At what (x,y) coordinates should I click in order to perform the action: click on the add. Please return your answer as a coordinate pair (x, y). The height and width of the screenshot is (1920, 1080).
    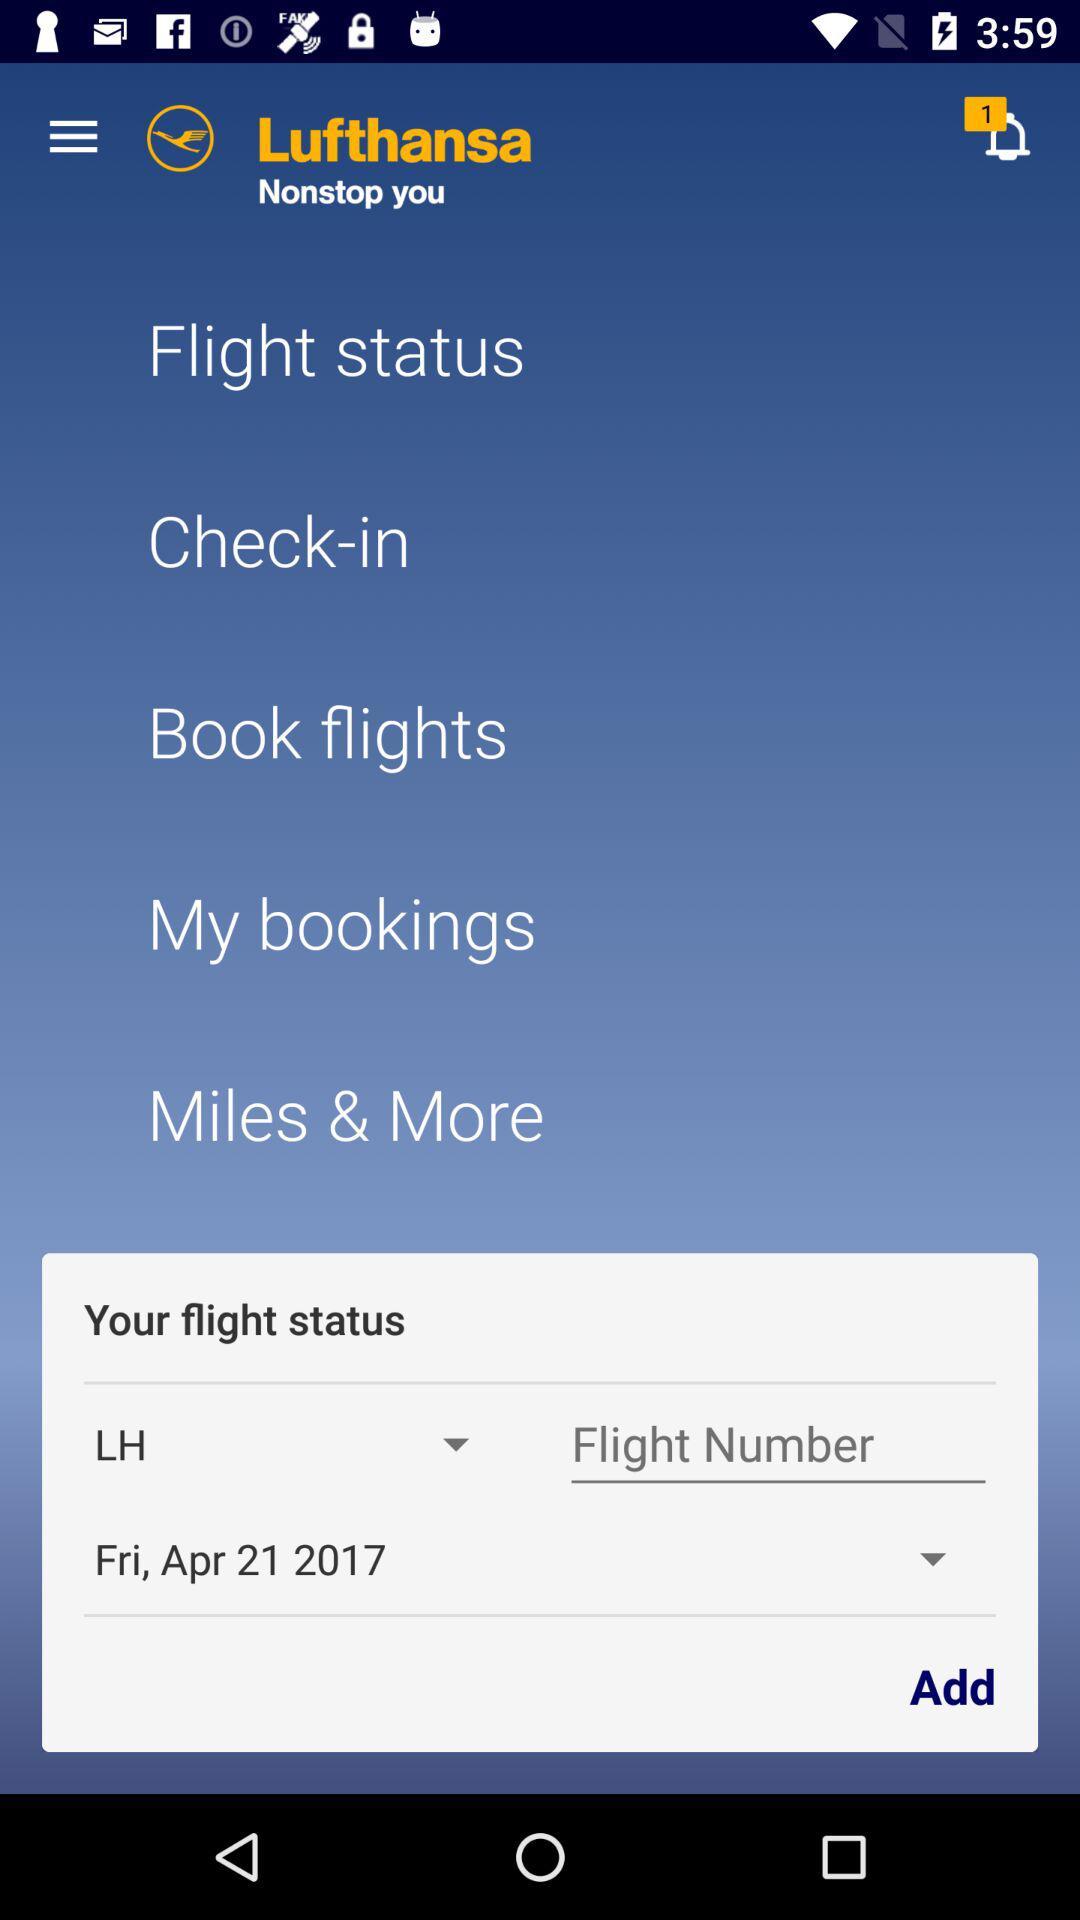
    Looking at the image, I should click on (951, 1683).